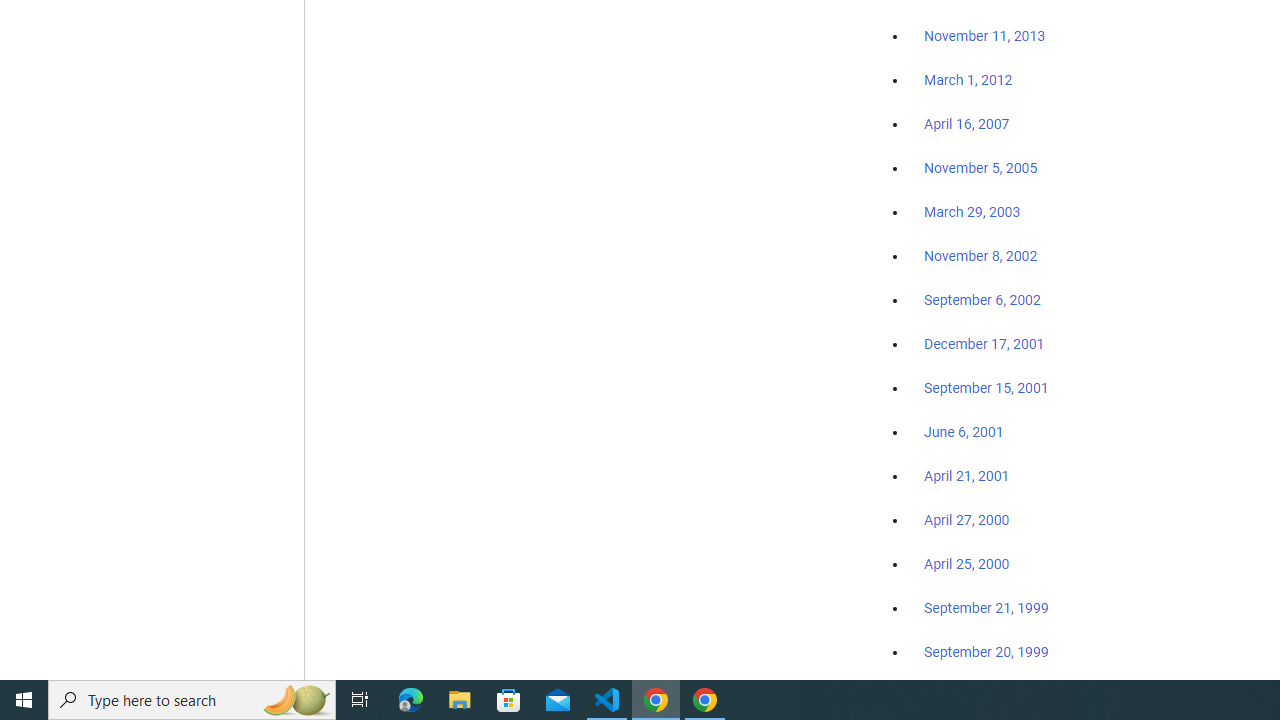 The image size is (1280, 720). What do you see at coordinates (967, 124) in the screenshot?
I see `'April 16, 2007'` at bounding box center [967, 124].